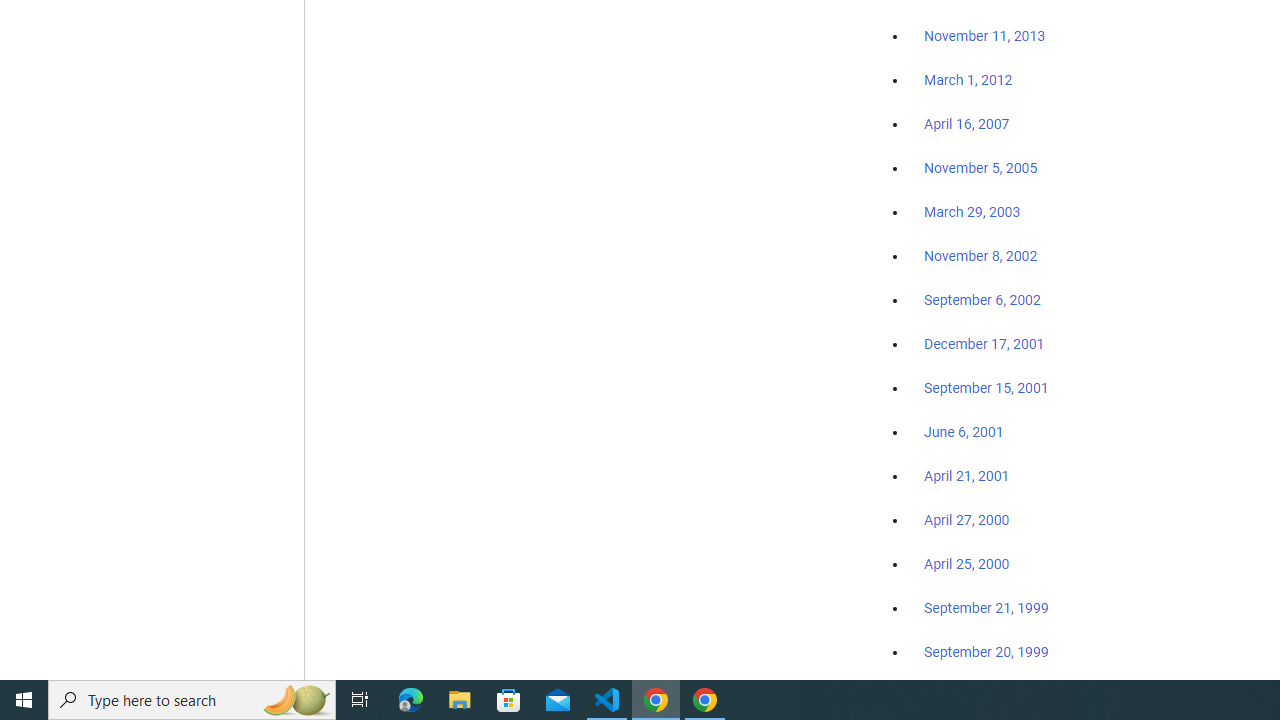 The image size is (1280, 720). What do you see at coordinates (967, 124) in the screenshot?
I see `'April 16, 2007'` at bounding box center [967, 124].